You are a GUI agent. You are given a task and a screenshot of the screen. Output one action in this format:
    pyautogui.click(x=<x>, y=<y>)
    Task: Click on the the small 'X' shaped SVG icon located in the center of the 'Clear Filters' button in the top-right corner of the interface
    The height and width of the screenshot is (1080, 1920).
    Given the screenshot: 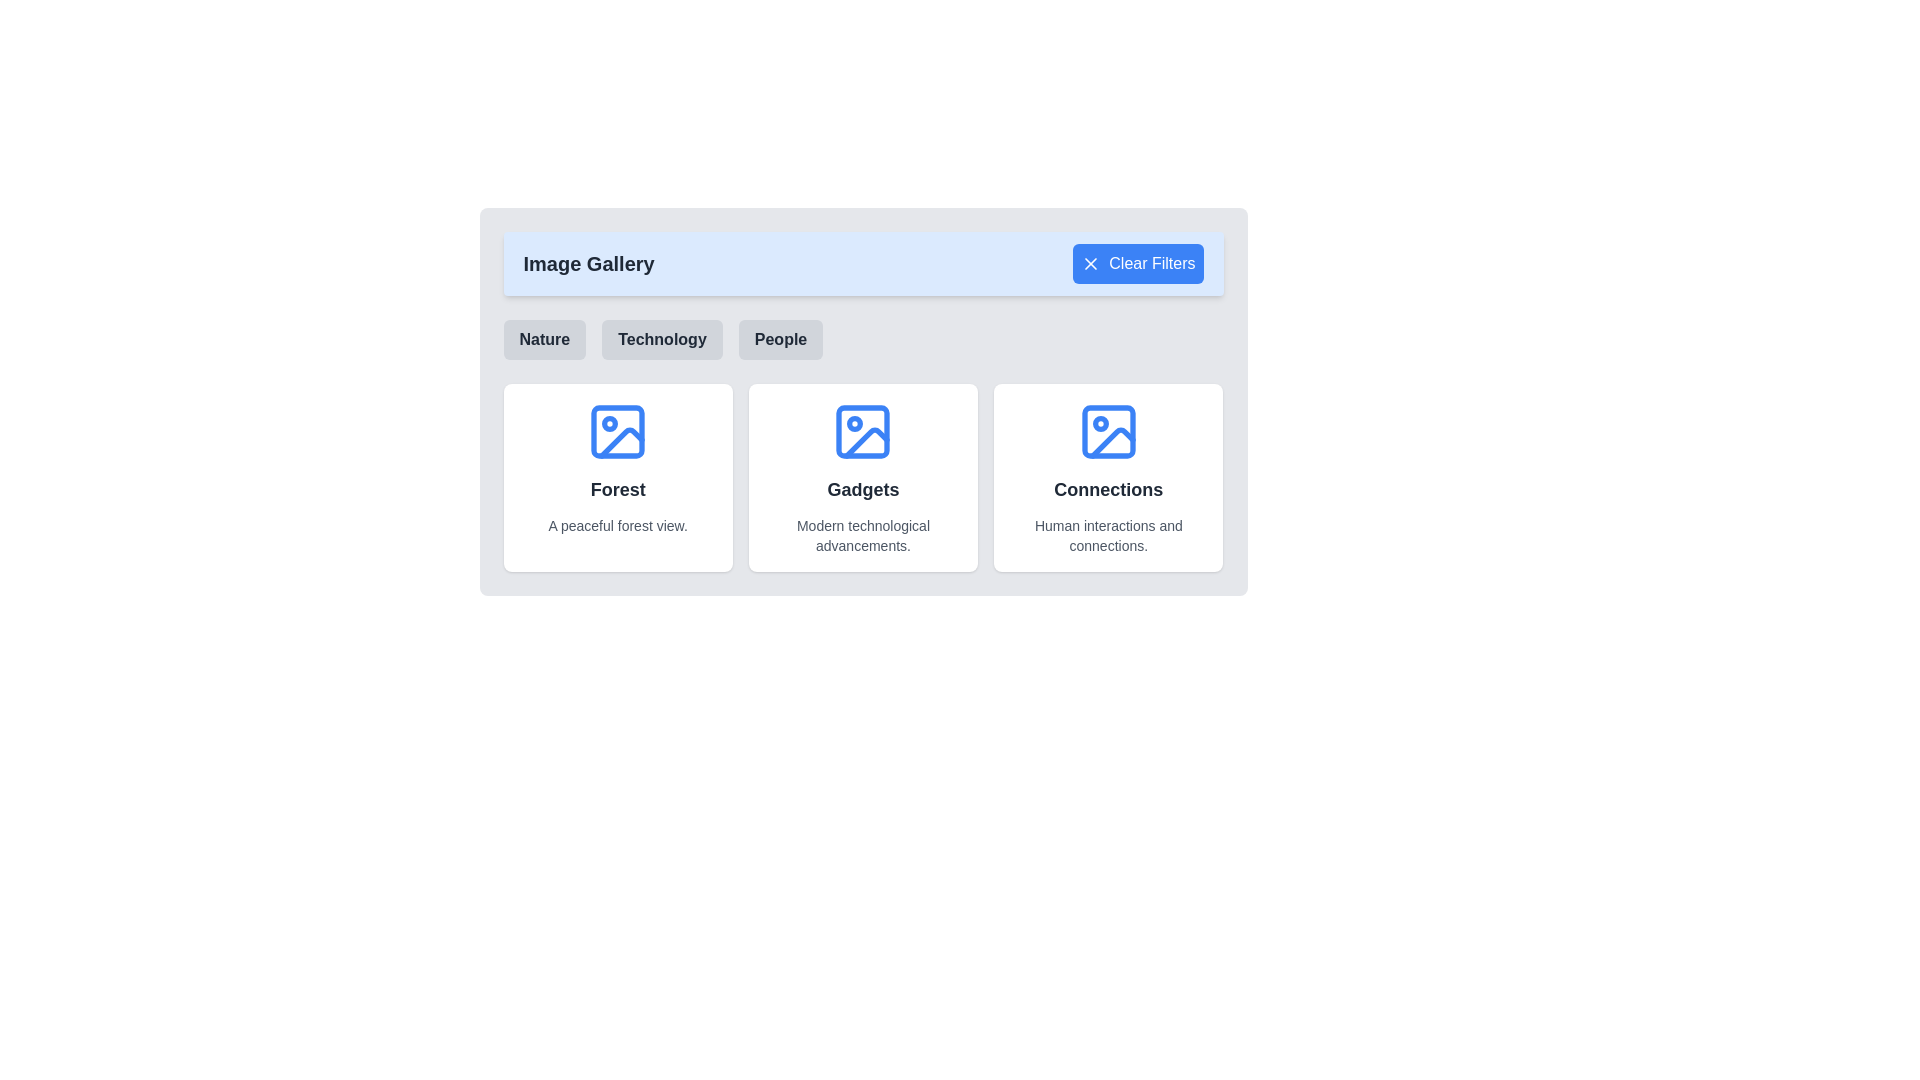 What is the action you would take?
    pyautogui.click(x=1090, y=262)
    